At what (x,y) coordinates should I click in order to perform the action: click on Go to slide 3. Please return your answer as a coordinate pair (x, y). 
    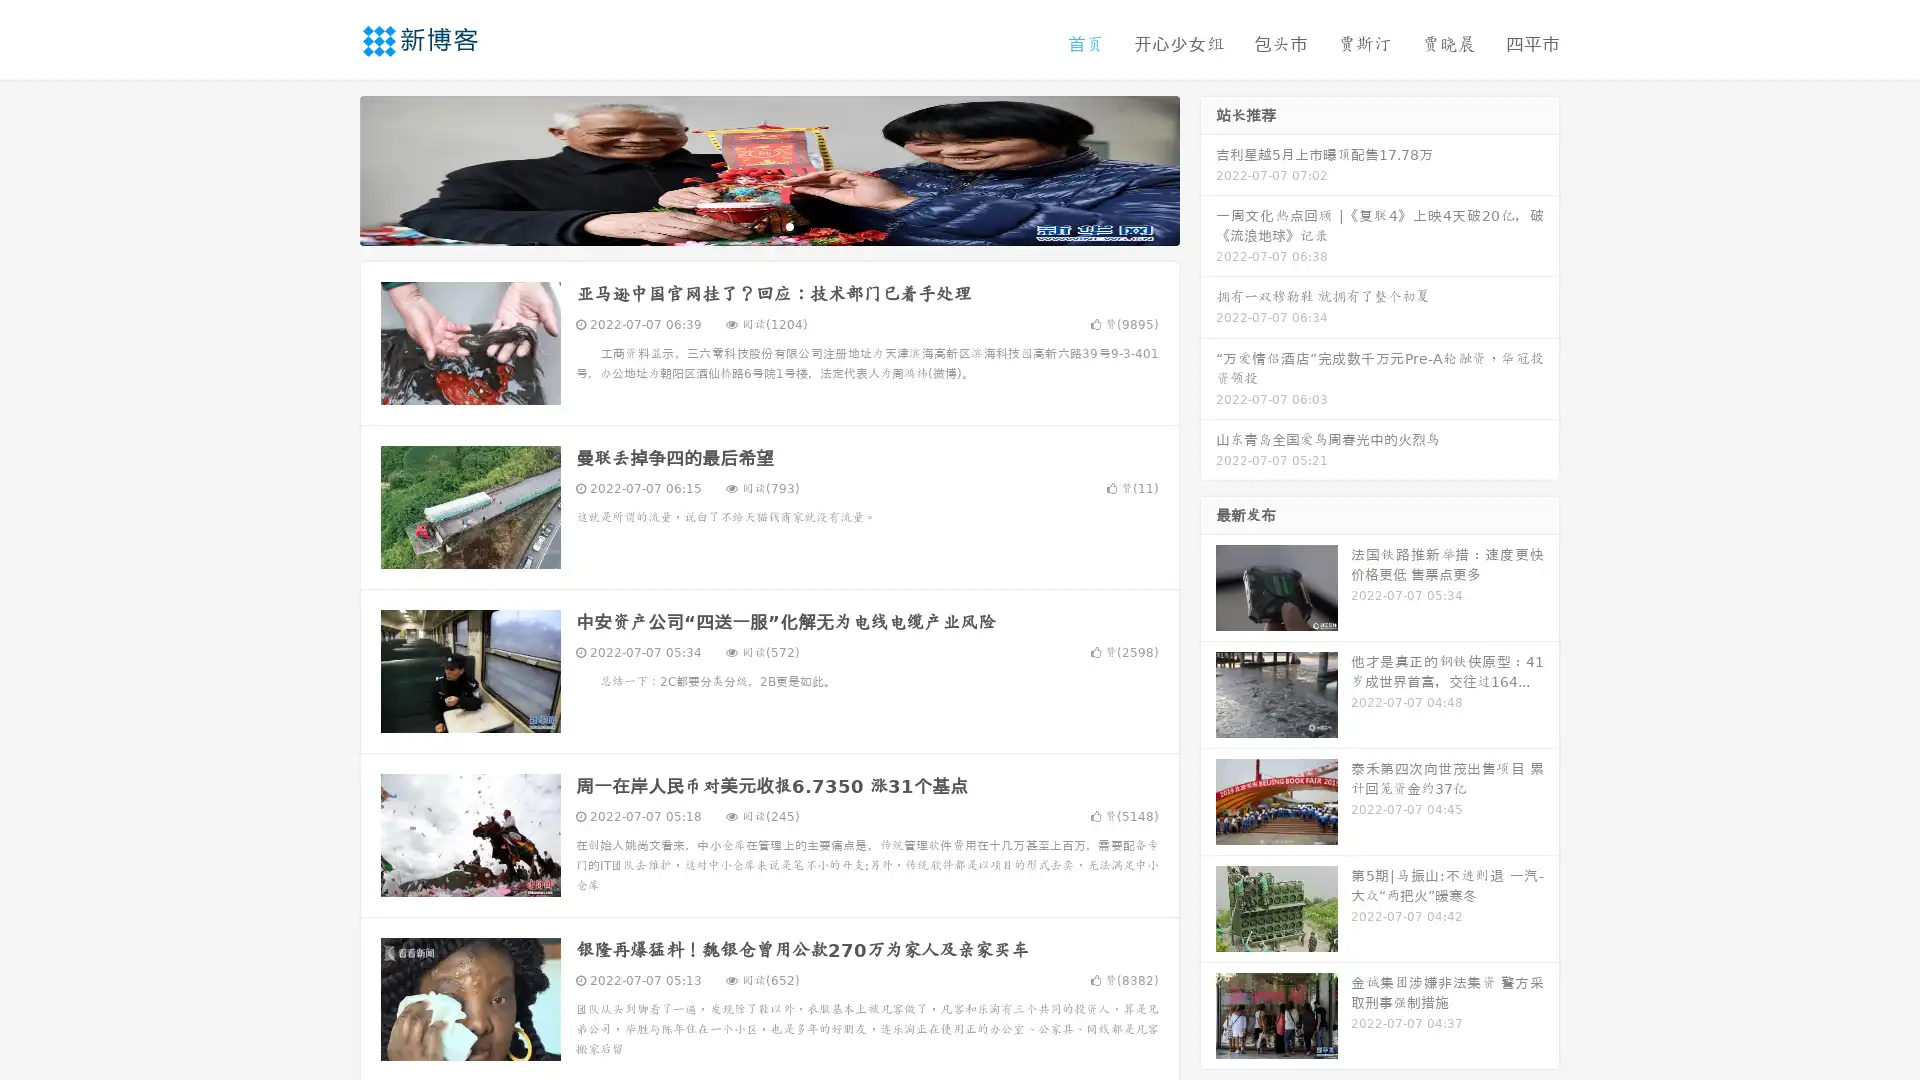
    Looking at the image, I should click on (789, 225).